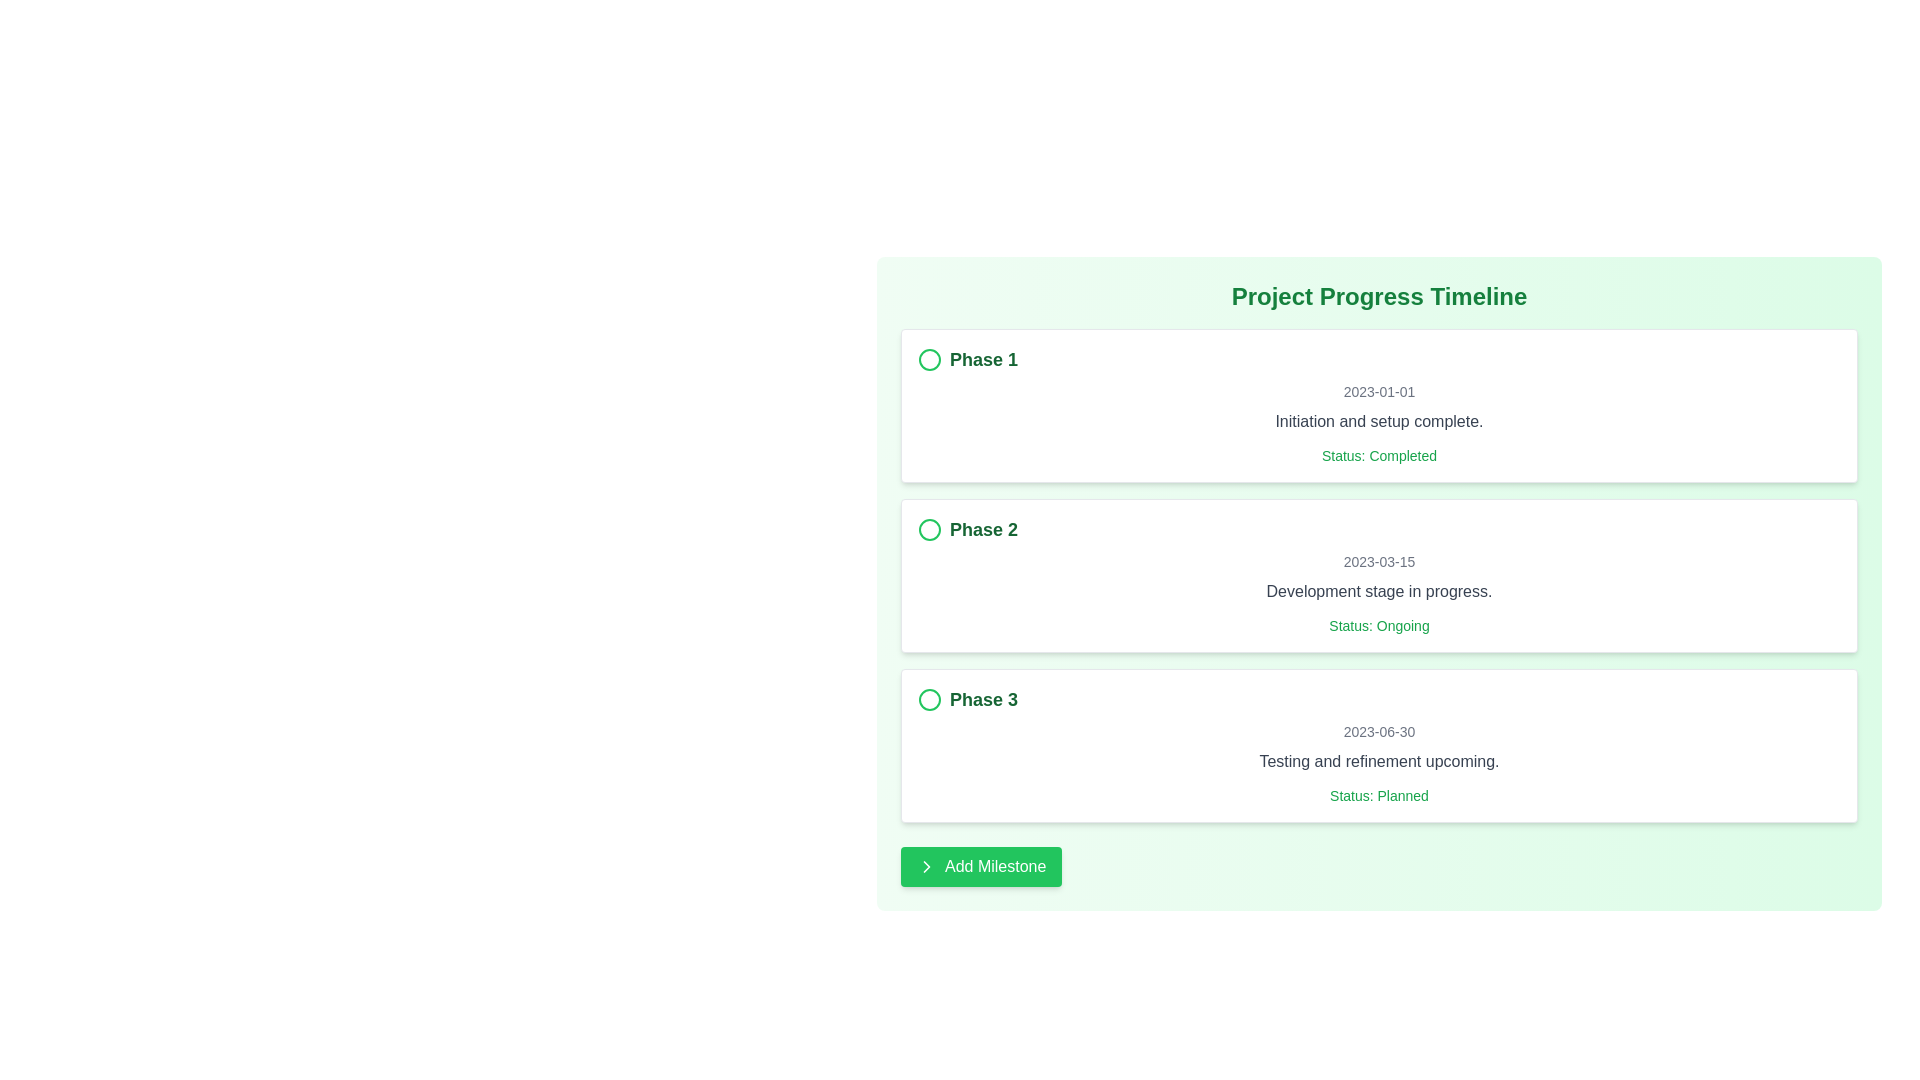 The image size is (1920, 1080). Describe the element at coordinates (1378, 392) in the screenshot. I see `the static text label displaying the date associated with 'Phase 1', which is centered horizontally within the card and located below the title` at that location.